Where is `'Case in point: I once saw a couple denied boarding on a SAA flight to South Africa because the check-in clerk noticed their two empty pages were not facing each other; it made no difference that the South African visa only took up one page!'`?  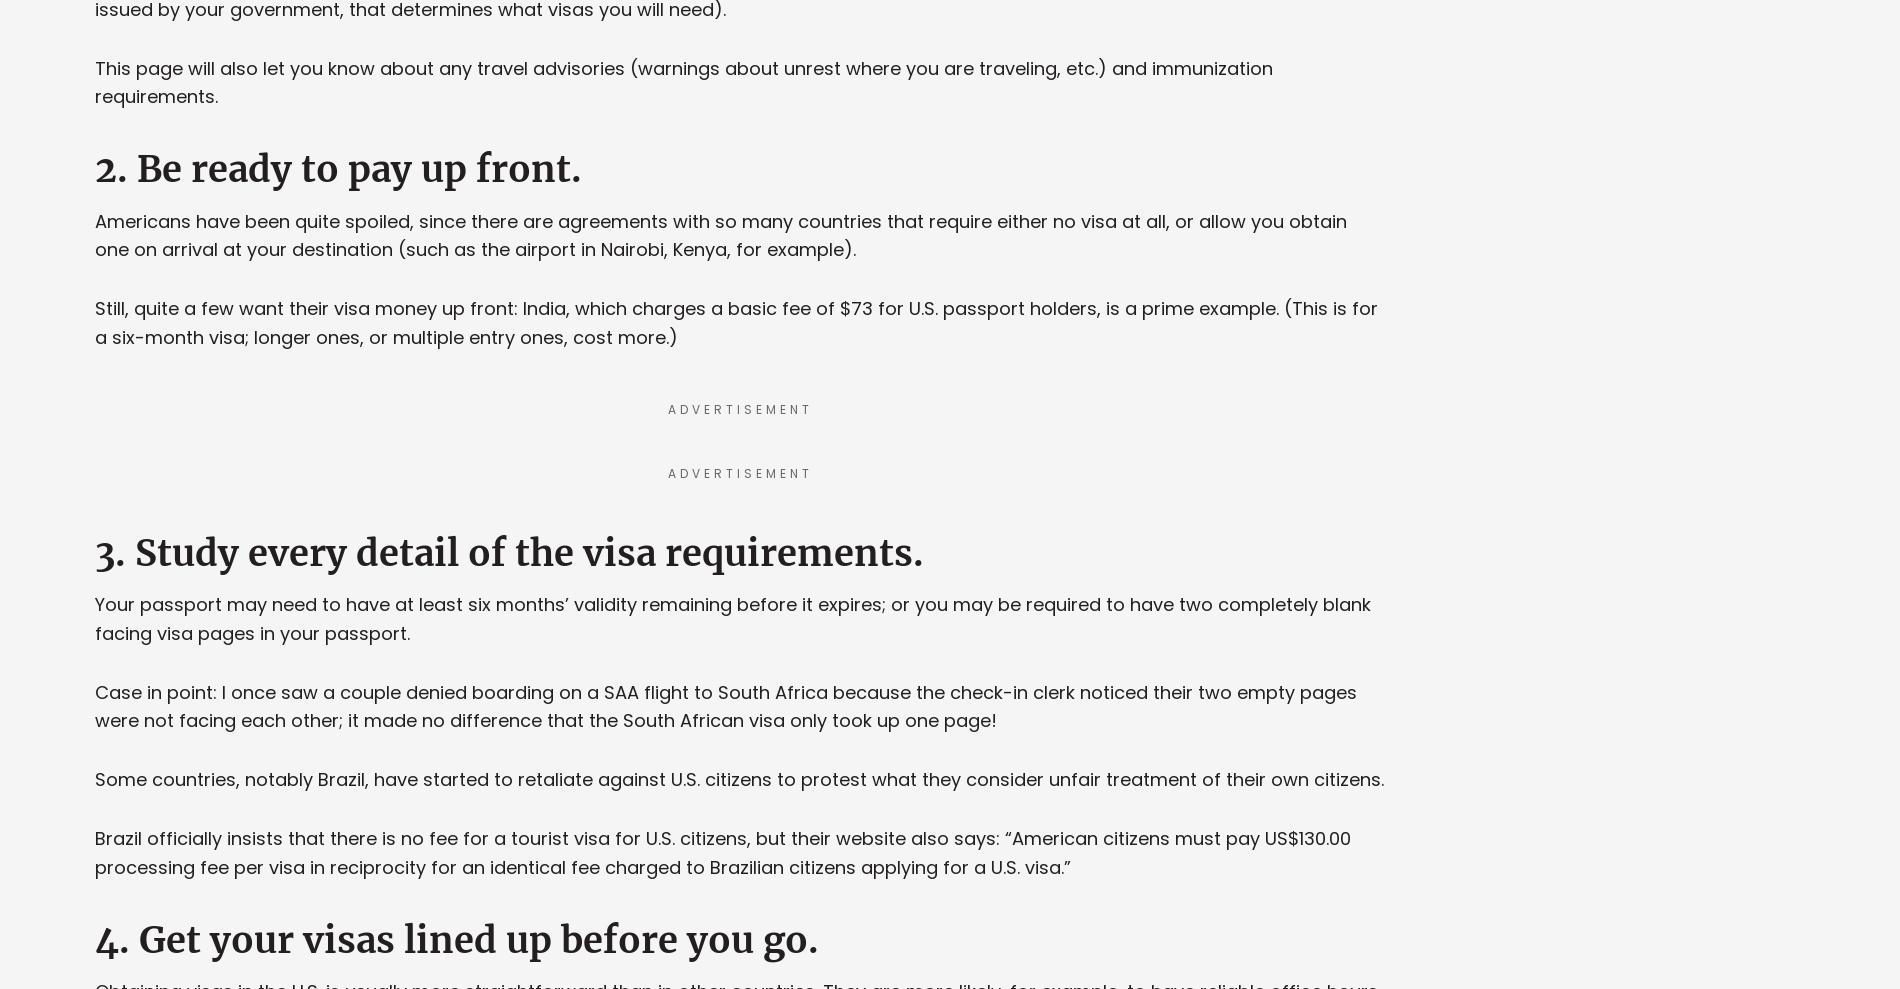
'Case in point: I once saw a couple denied boarding on a SAA flight to South Africa because the check-in clerk noticed their two empty pages were not facing each other; it made no difference that the South African visa only took up one page!' is located at coordinates (95, 705).